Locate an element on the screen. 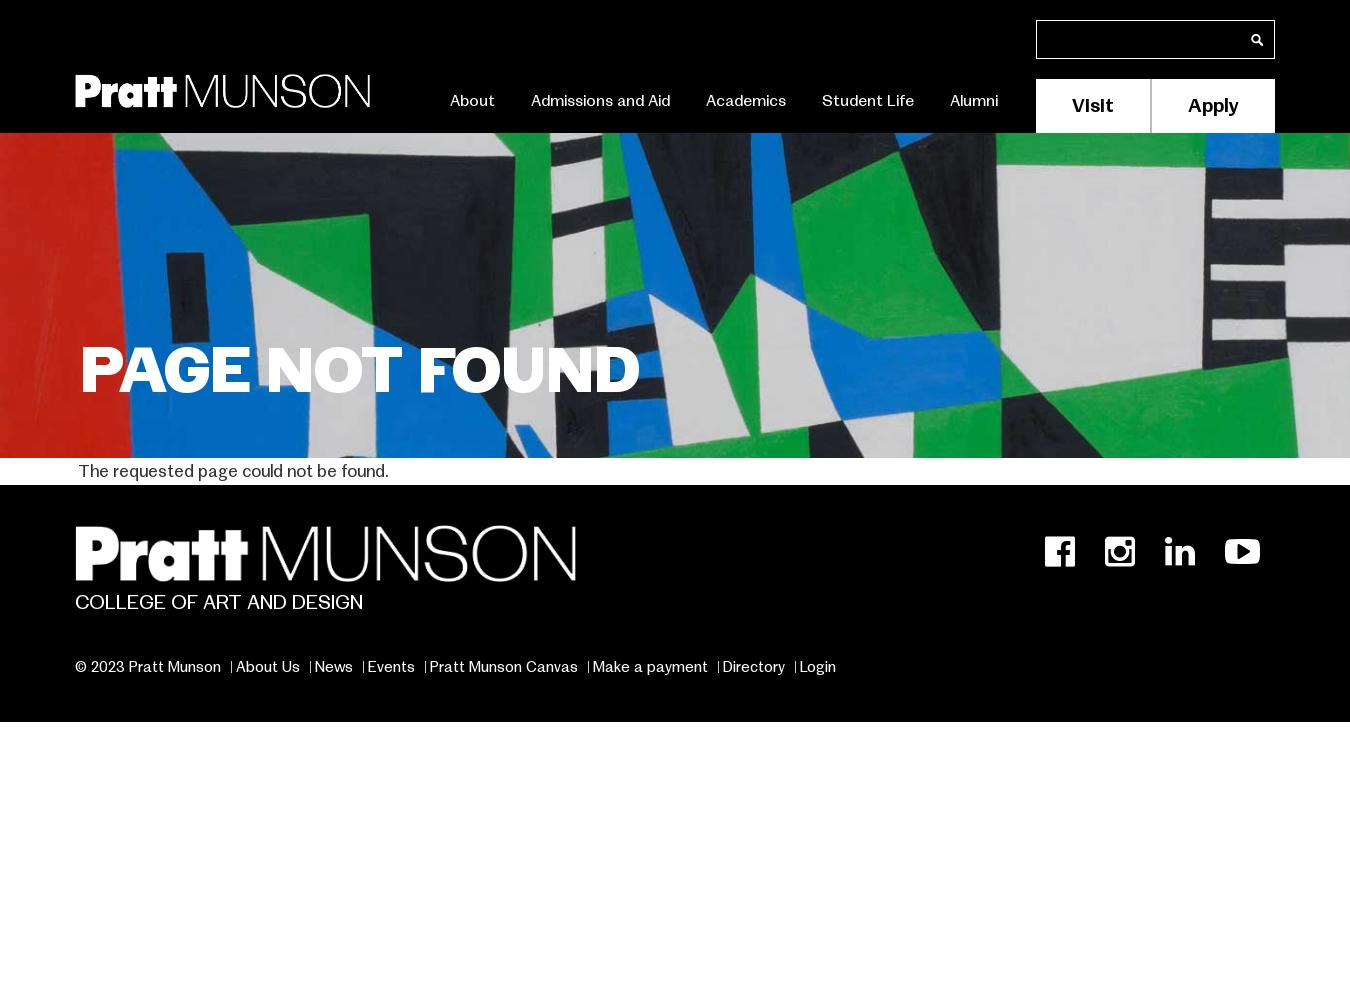 The width and height of the screenshot is (1350, 1000). 'About Us' is located at coordinates (234, 666).